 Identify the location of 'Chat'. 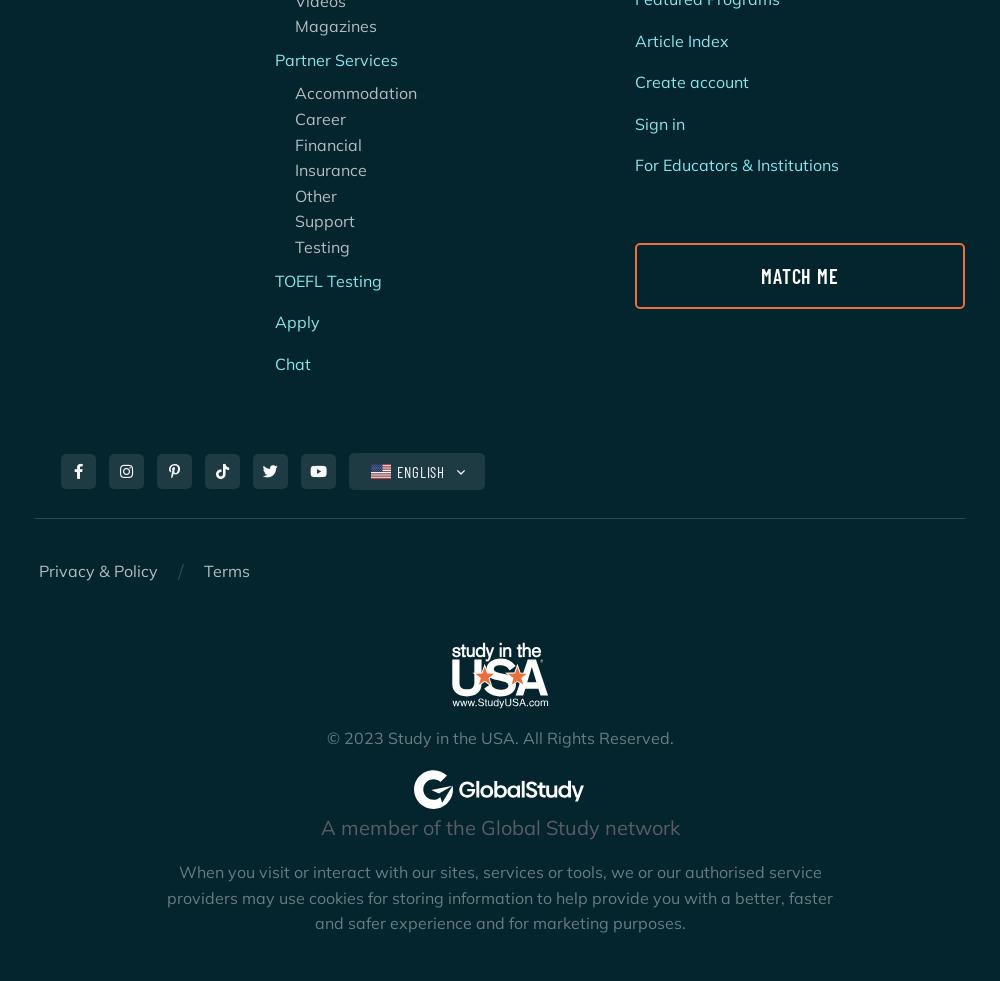
(293, 361).